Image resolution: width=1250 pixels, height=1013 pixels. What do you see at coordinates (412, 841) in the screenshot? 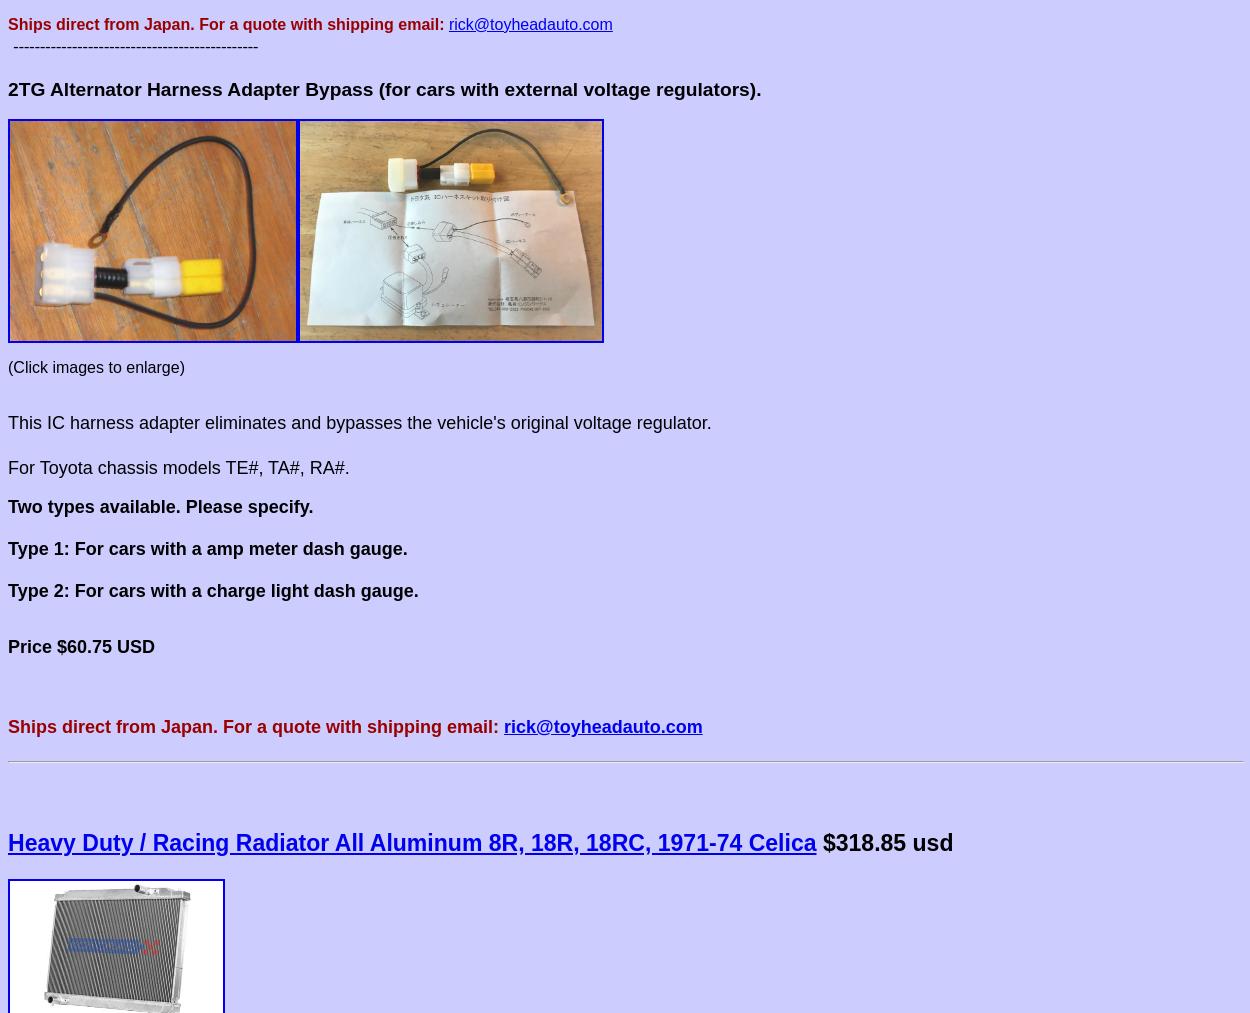
I see `'Heavy Duty / Racing Radiator All Aluminum 8R, 18R, 18RC, 1971-74 Celica'` at bounding box center [412, 841].